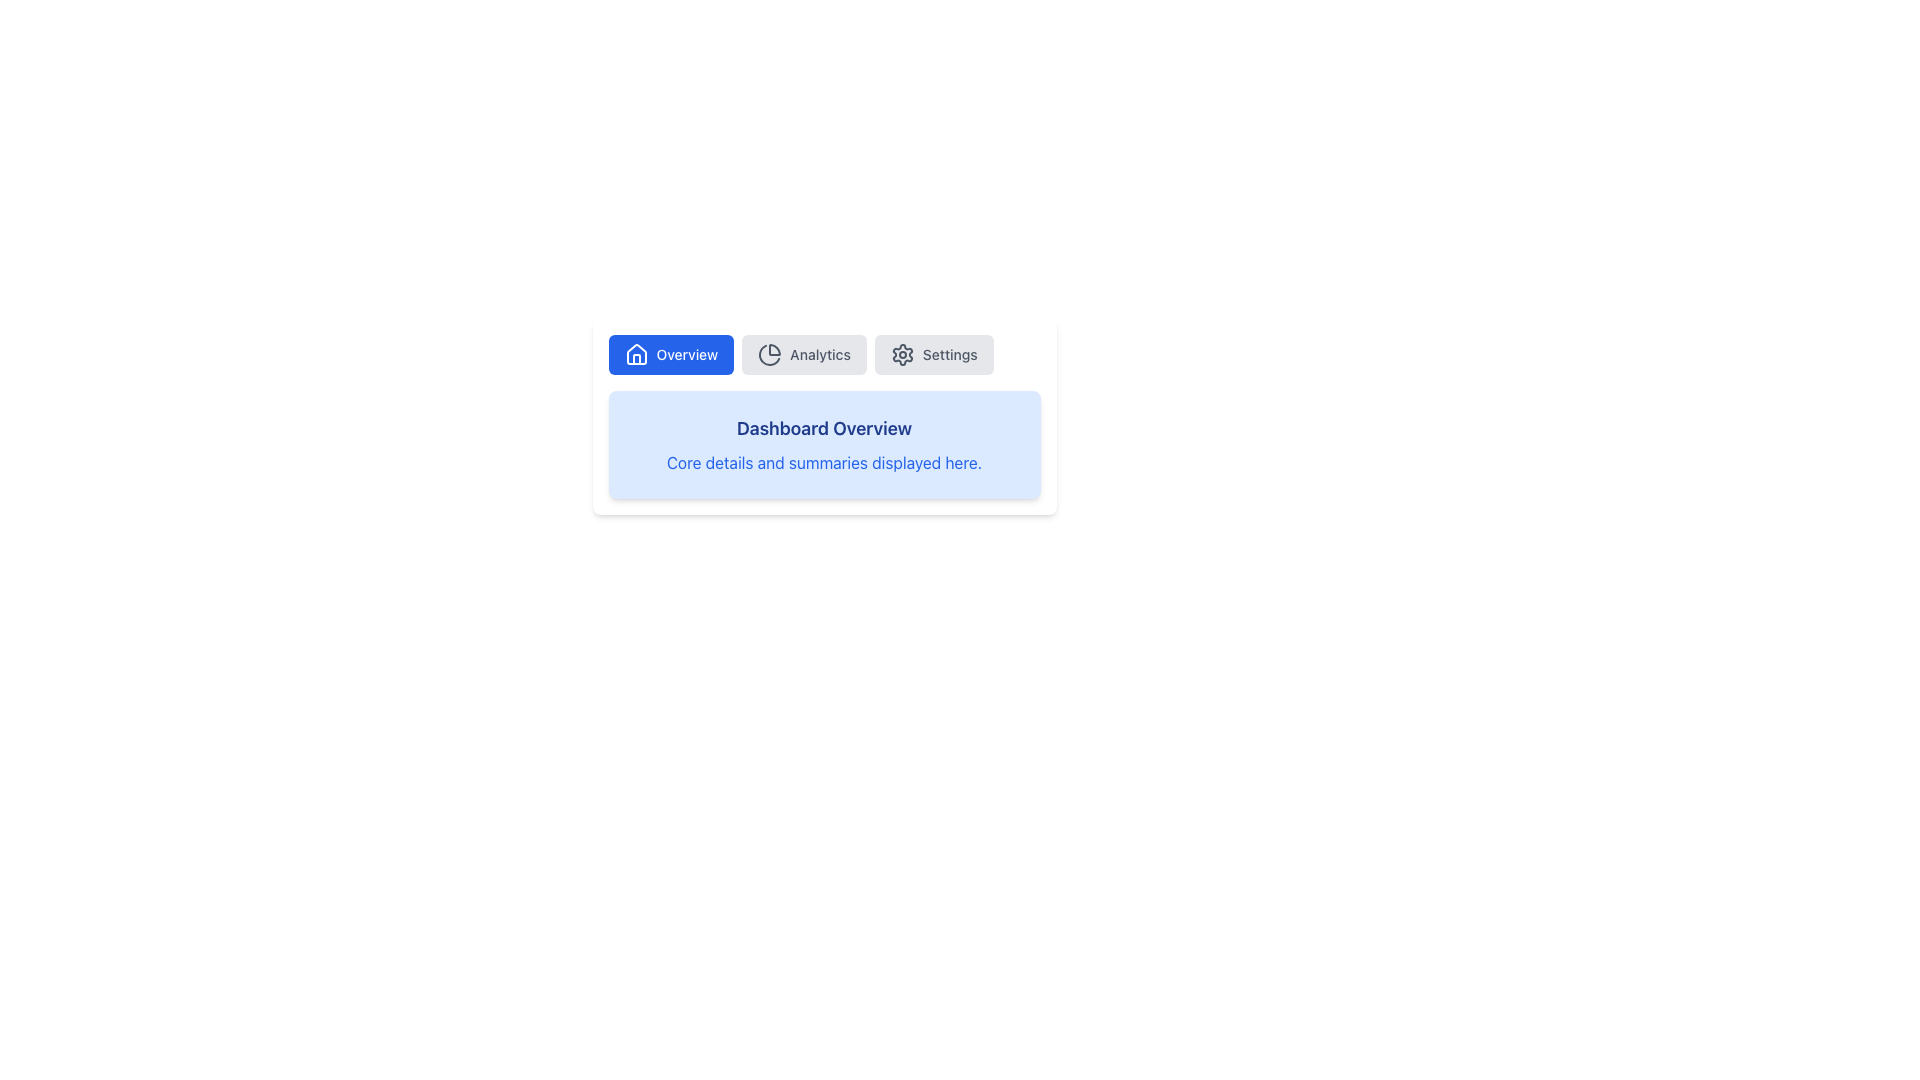 Image resolution: width=1920 pixels, height=1080 pixels. Describe the element at coordinates (774, 349) in the screenshot. I see `the upper-right segment of the pie chart icon, which symbolizes analytics functionality, located adjacent to the 'Analytics' button` at that location.